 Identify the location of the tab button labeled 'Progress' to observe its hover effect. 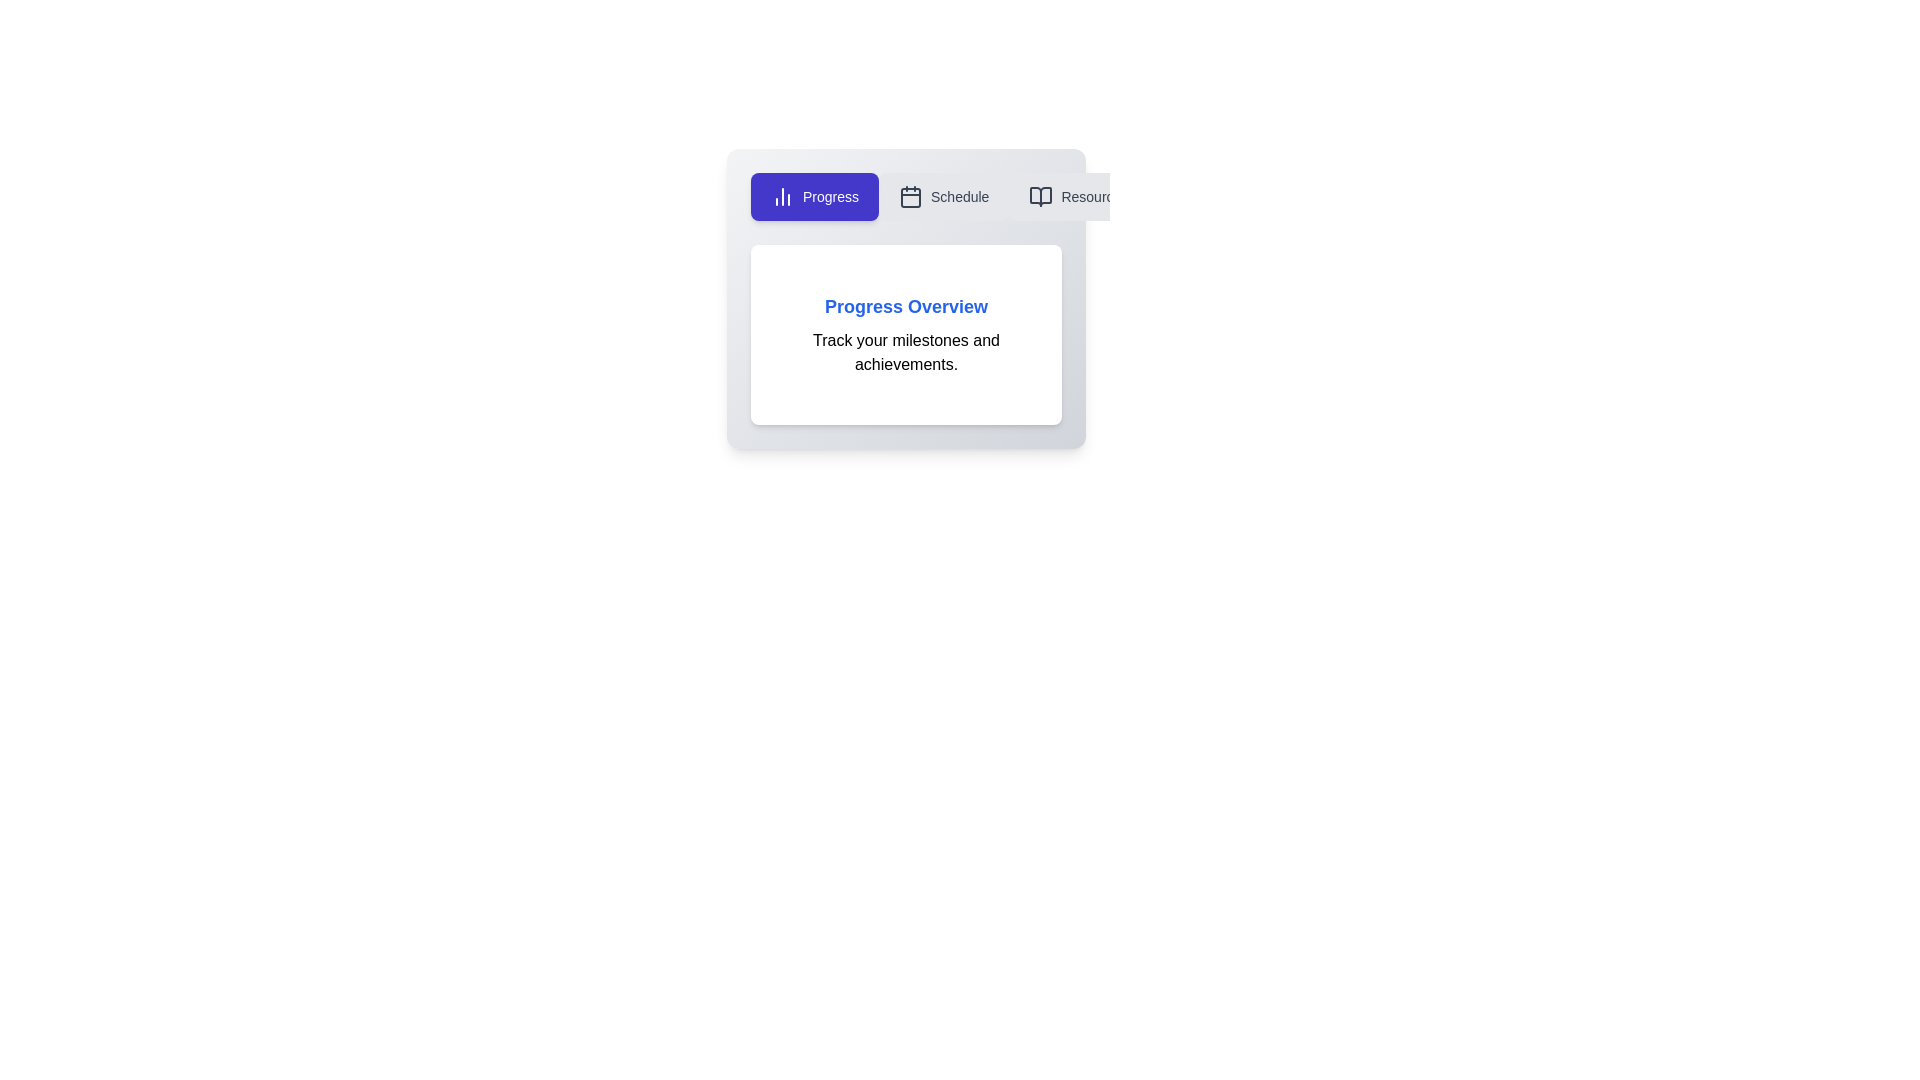
(815, 196).